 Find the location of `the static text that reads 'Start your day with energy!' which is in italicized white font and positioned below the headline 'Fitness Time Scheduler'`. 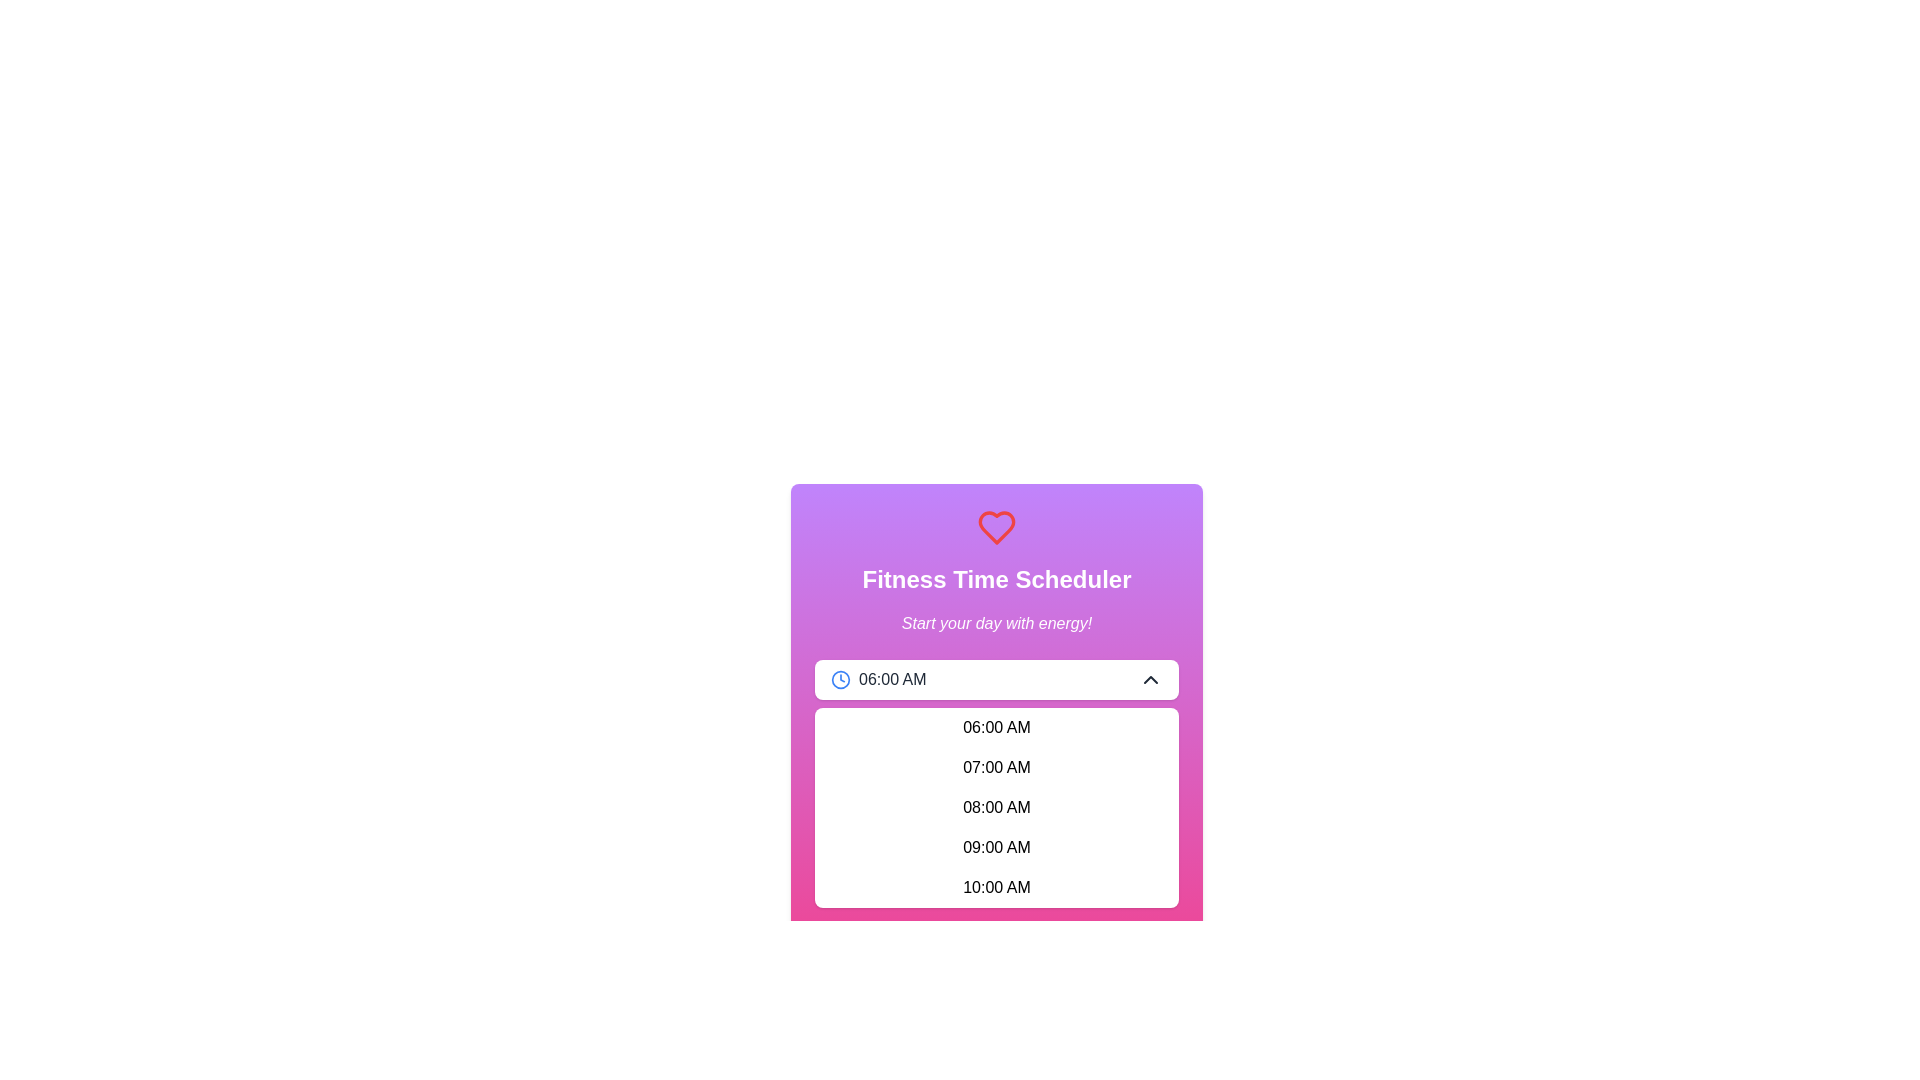

the static text that reads 'Start your day with energy!' which is in italicized white font and positioned below the headline 'Fitness Time Scheduler' is located at coordinates (997, 623).